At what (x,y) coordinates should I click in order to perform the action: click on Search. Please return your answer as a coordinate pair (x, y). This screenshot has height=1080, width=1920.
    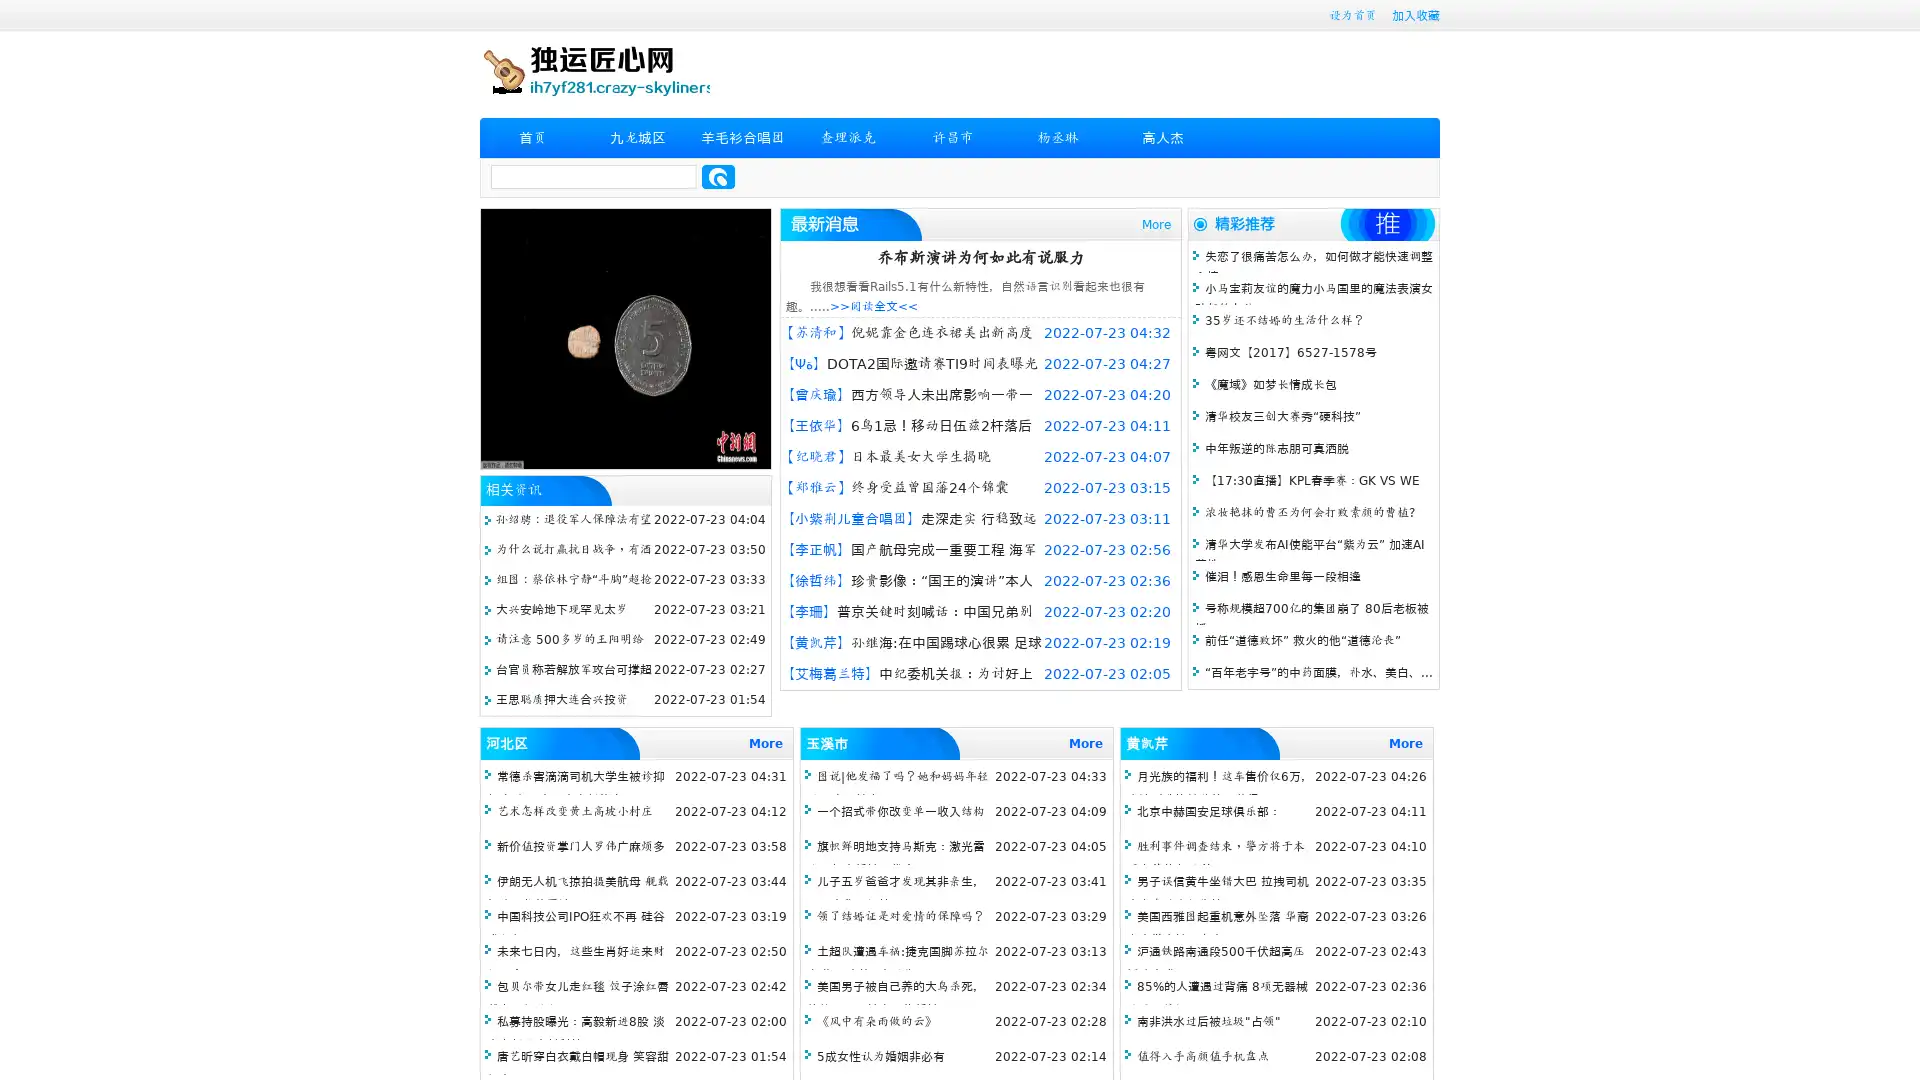
    Looking at the image, I should click on (718, 176).